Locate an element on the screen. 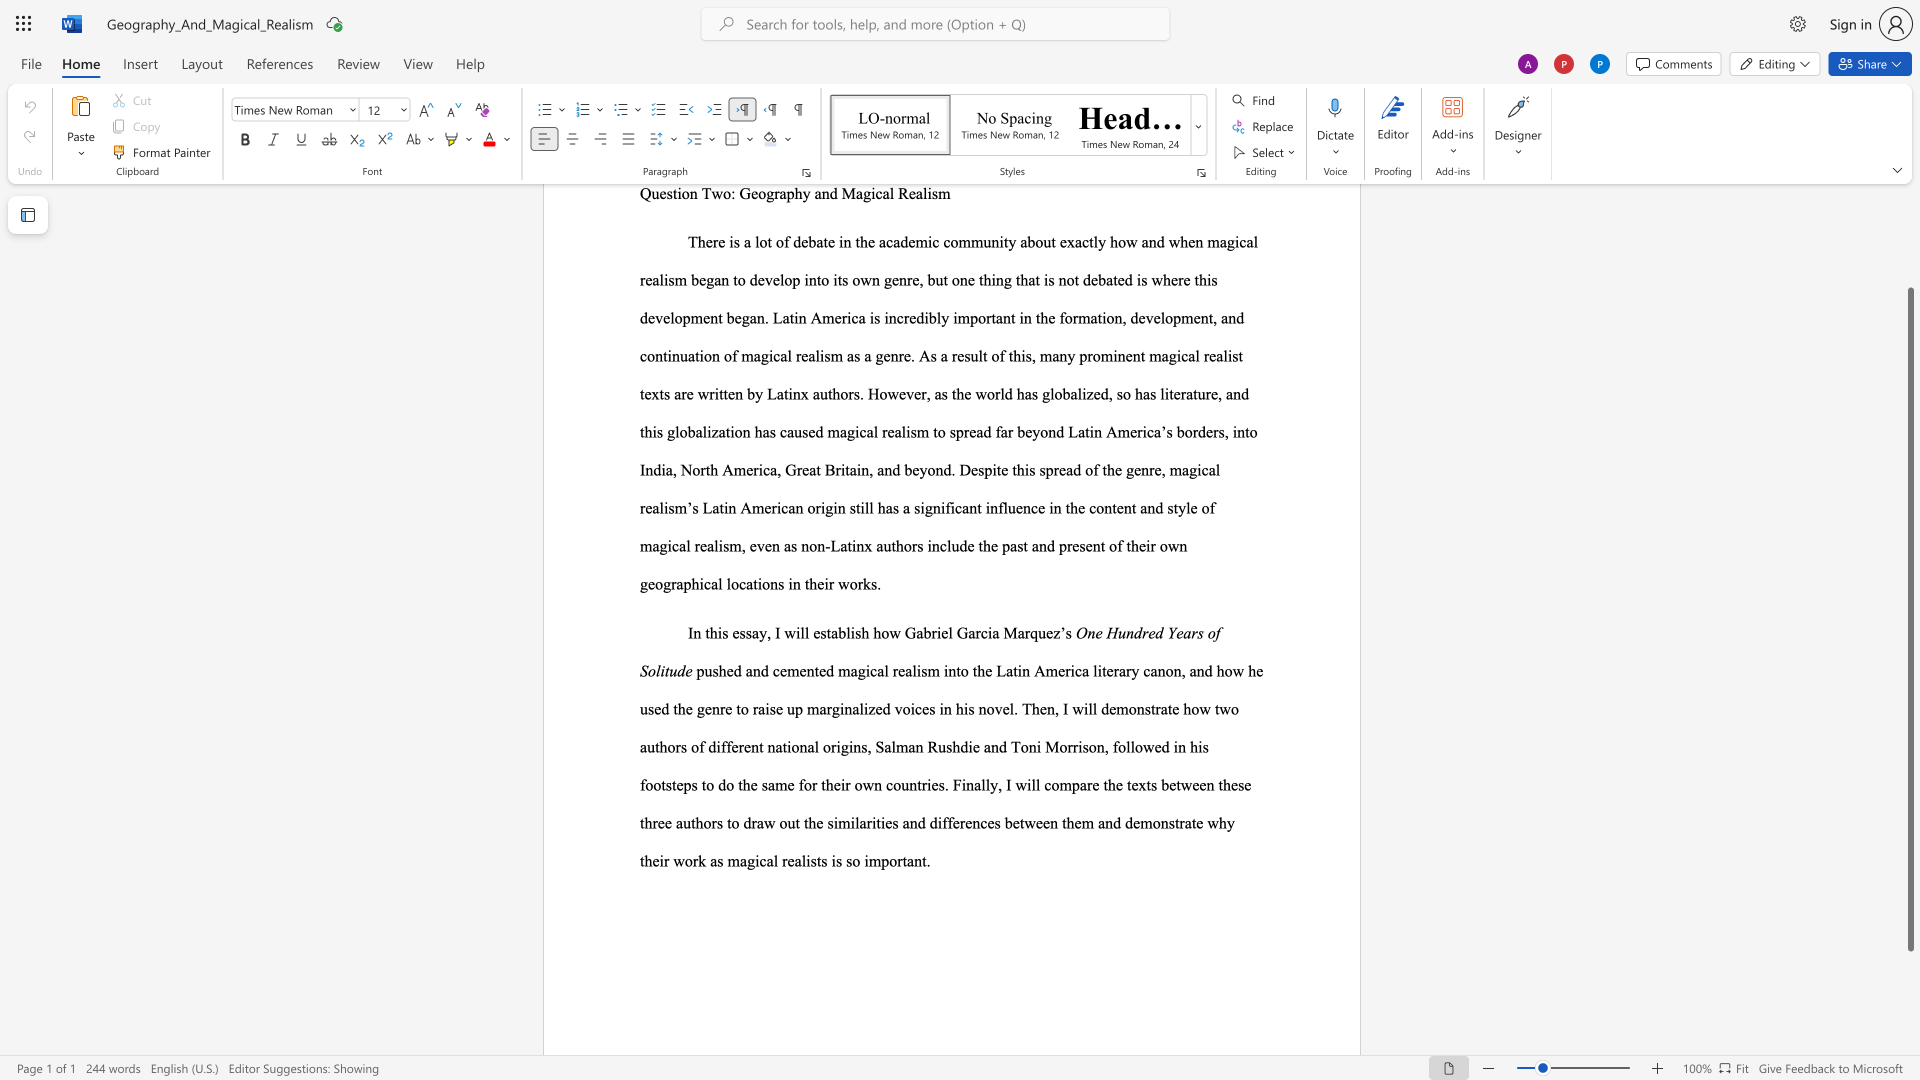 The width and height of the screenshot is (1920, 1080). the scrollbar on the right is located at coordinates (1909, 258).